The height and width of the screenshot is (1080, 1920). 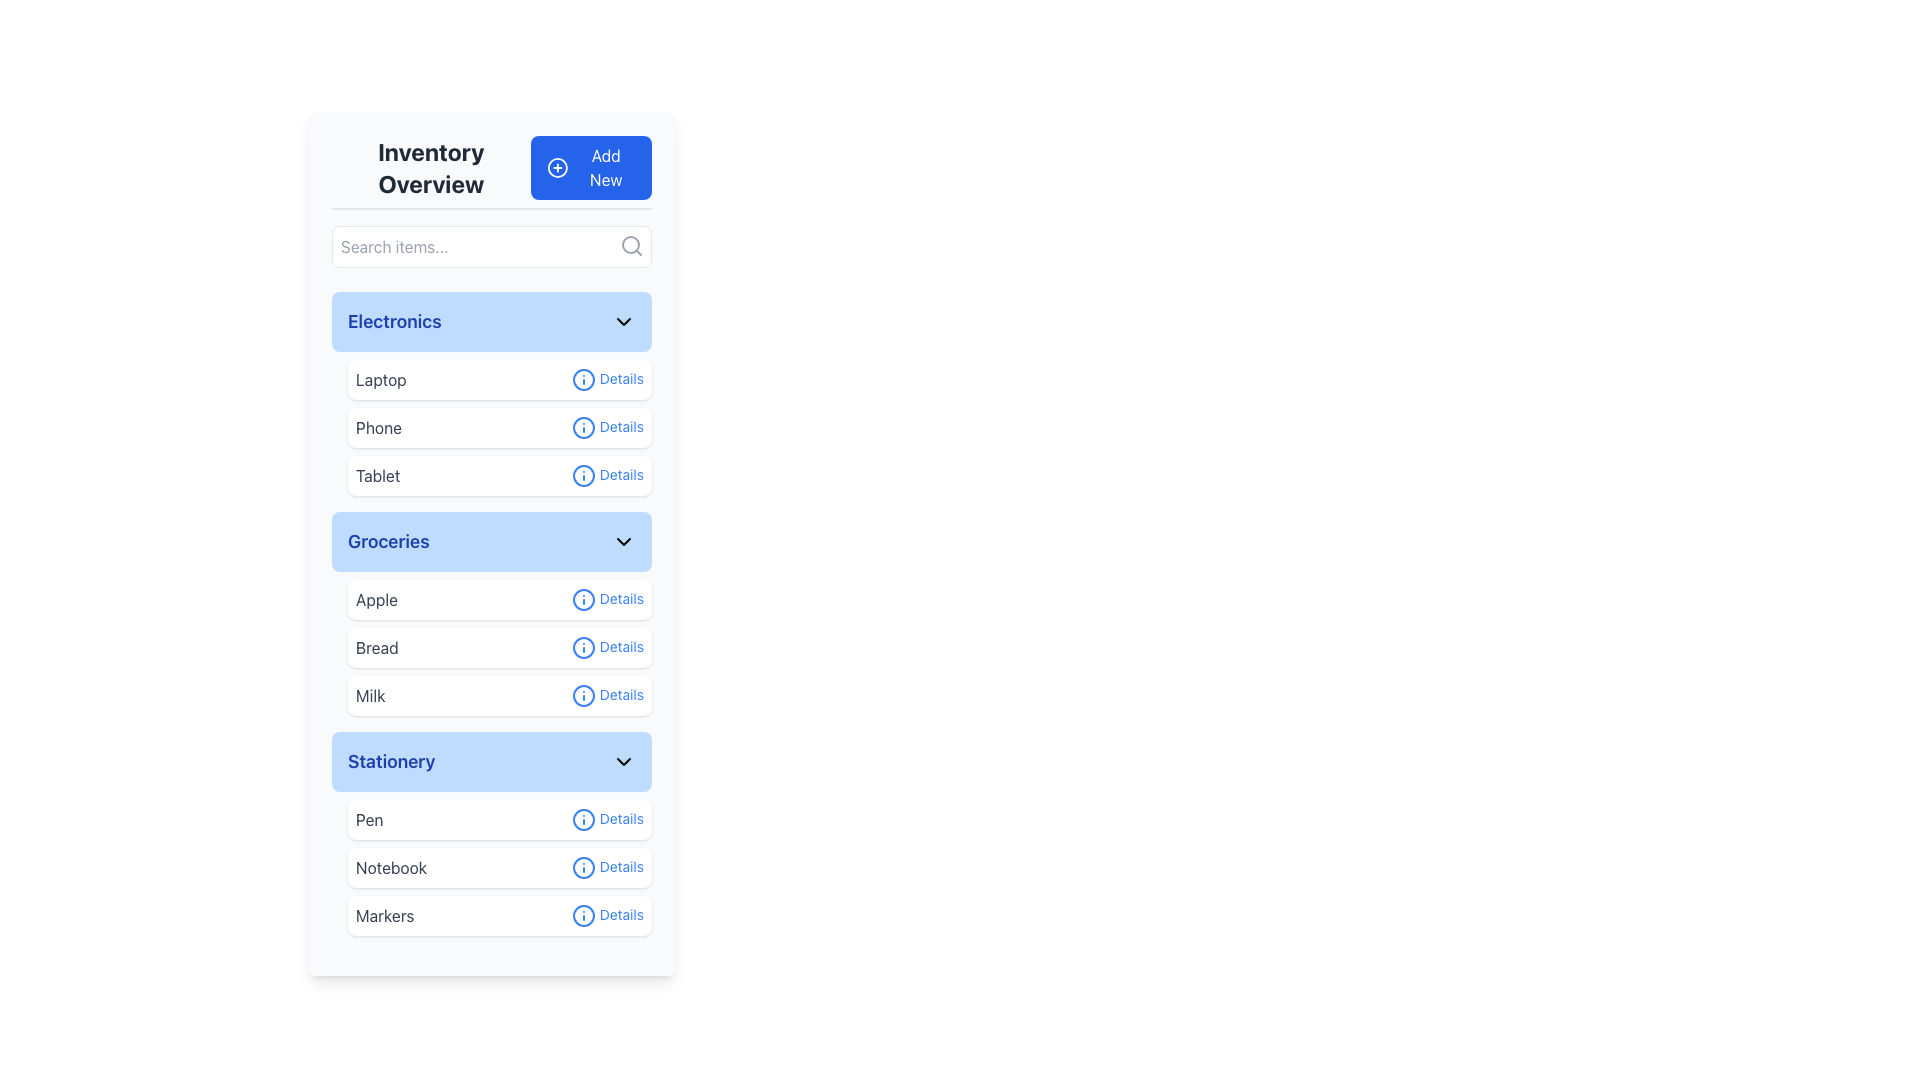 I want to click on the 'Details' link associated with the 'Tablet' item in the 'Electronics' category, so click(x=606, y=475).